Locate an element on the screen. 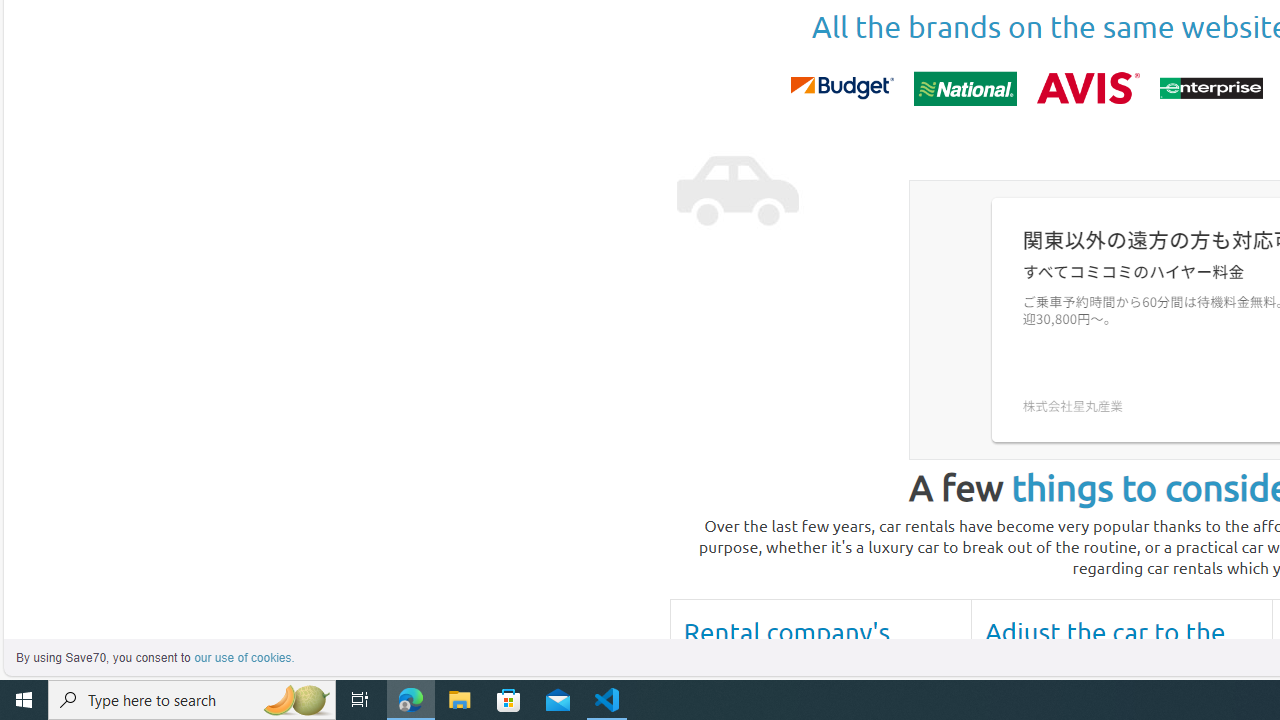 The width and height of the screenshot is (1280, 720). 'avis' is located at coordinates (1087, 87).